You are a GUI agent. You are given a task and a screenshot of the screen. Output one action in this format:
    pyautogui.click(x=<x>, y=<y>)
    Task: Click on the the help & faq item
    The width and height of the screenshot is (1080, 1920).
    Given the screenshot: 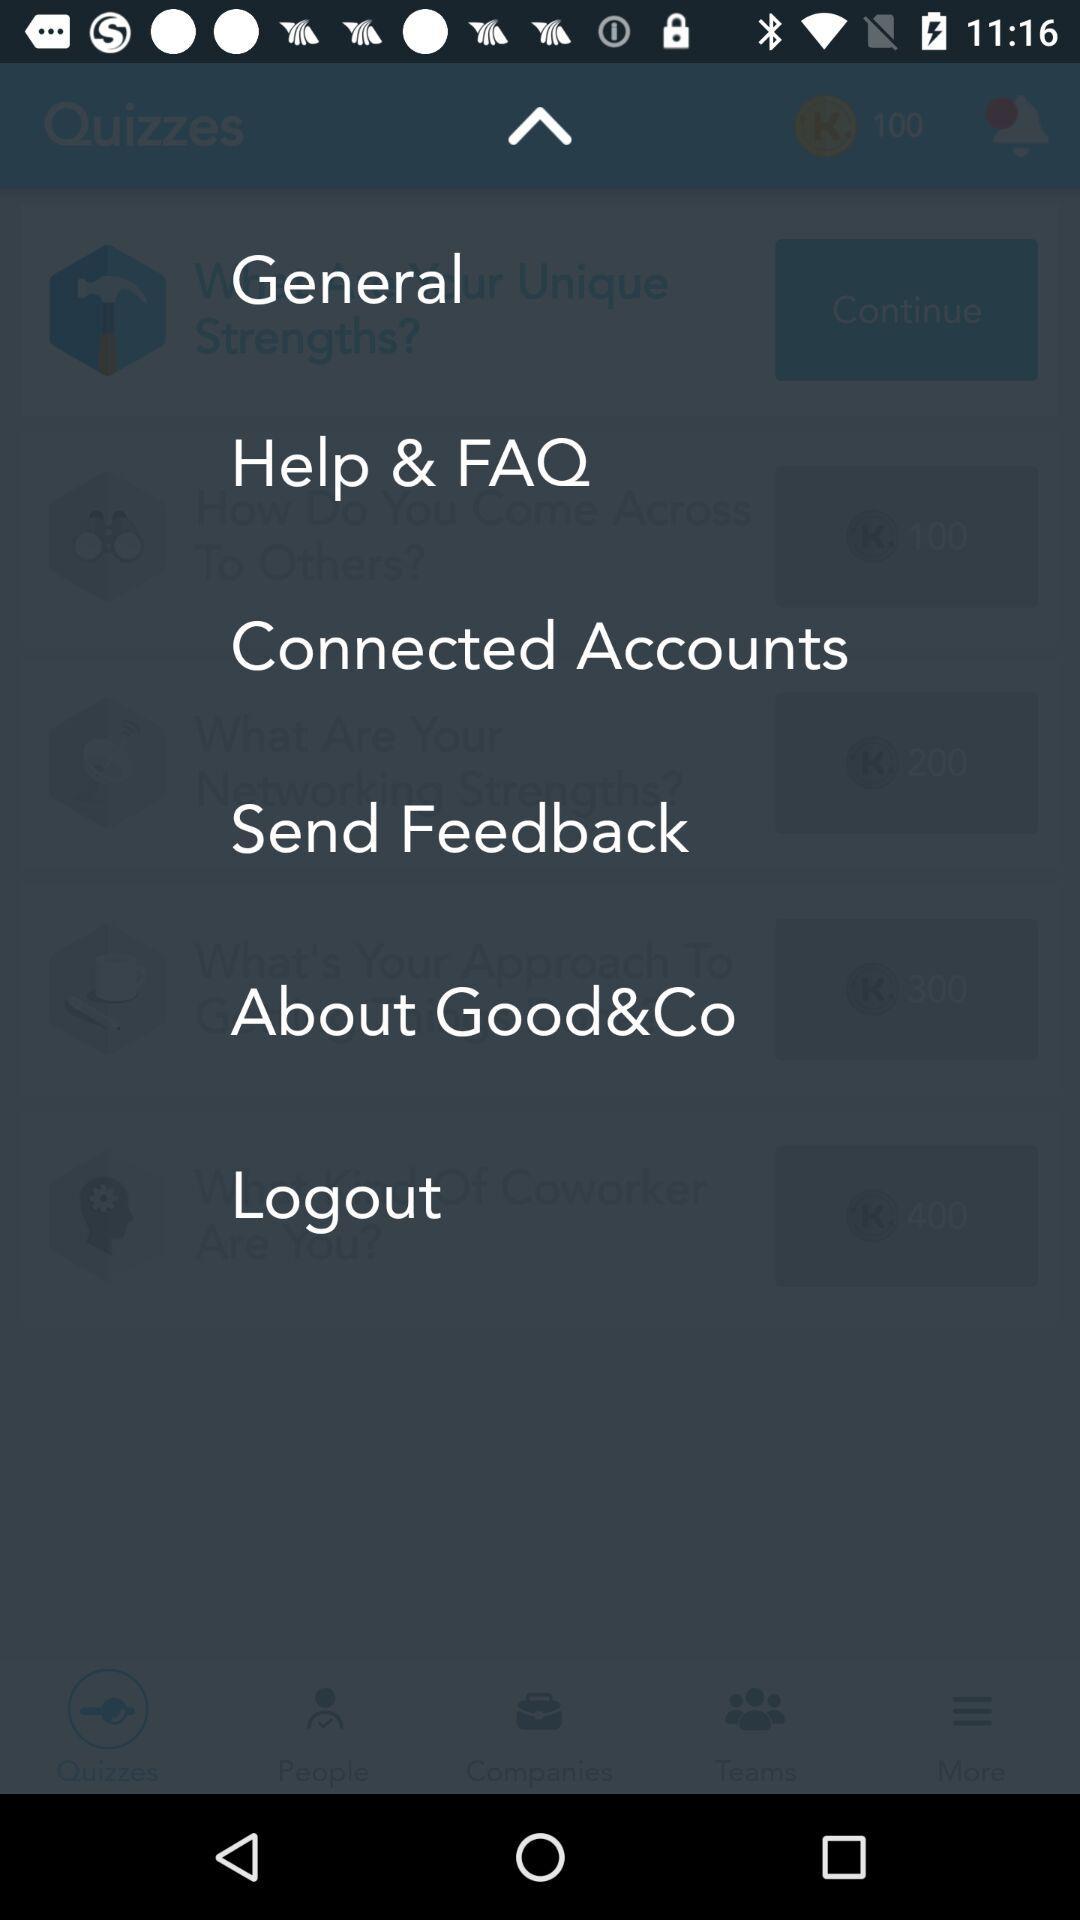 What is the action you would take?
    pyautogui.click(x=538, y=462)
    